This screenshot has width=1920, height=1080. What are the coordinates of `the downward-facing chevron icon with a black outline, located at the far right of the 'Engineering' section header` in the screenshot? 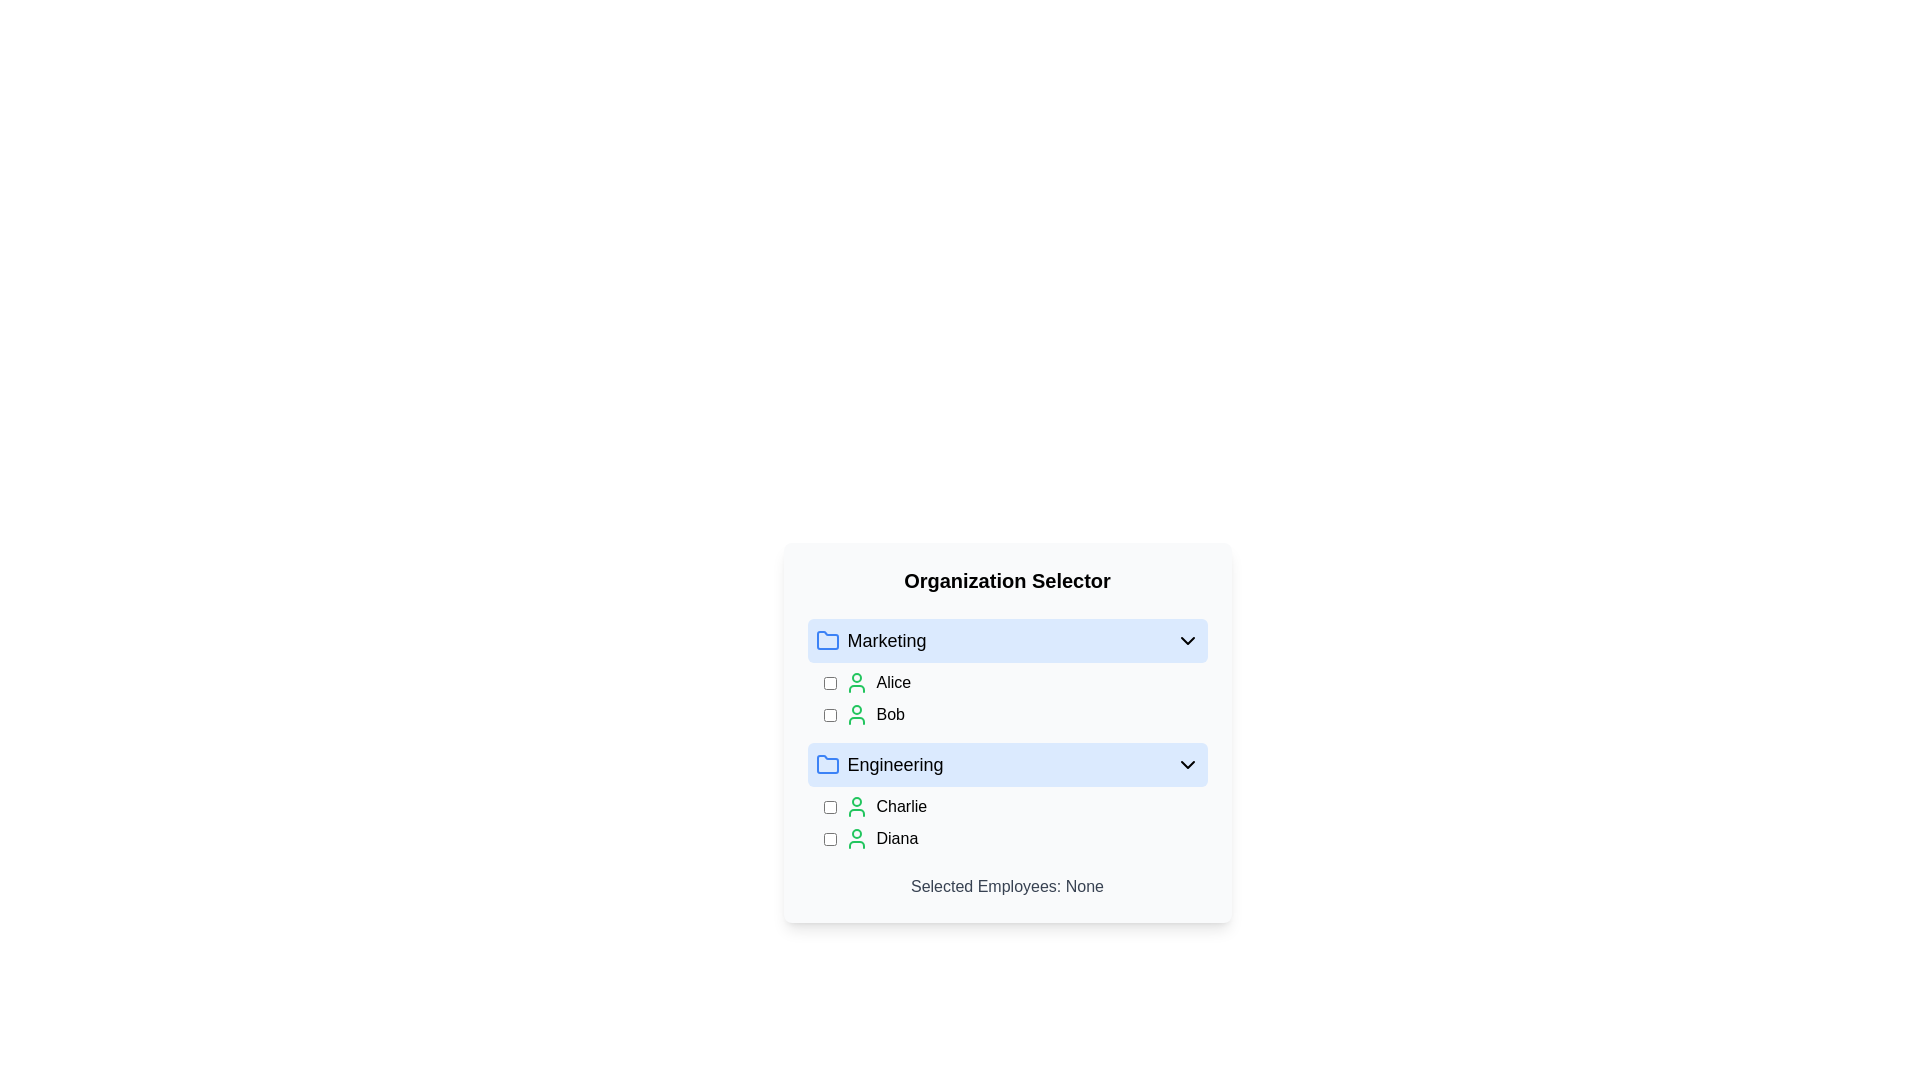 It's located at (1187, 764).